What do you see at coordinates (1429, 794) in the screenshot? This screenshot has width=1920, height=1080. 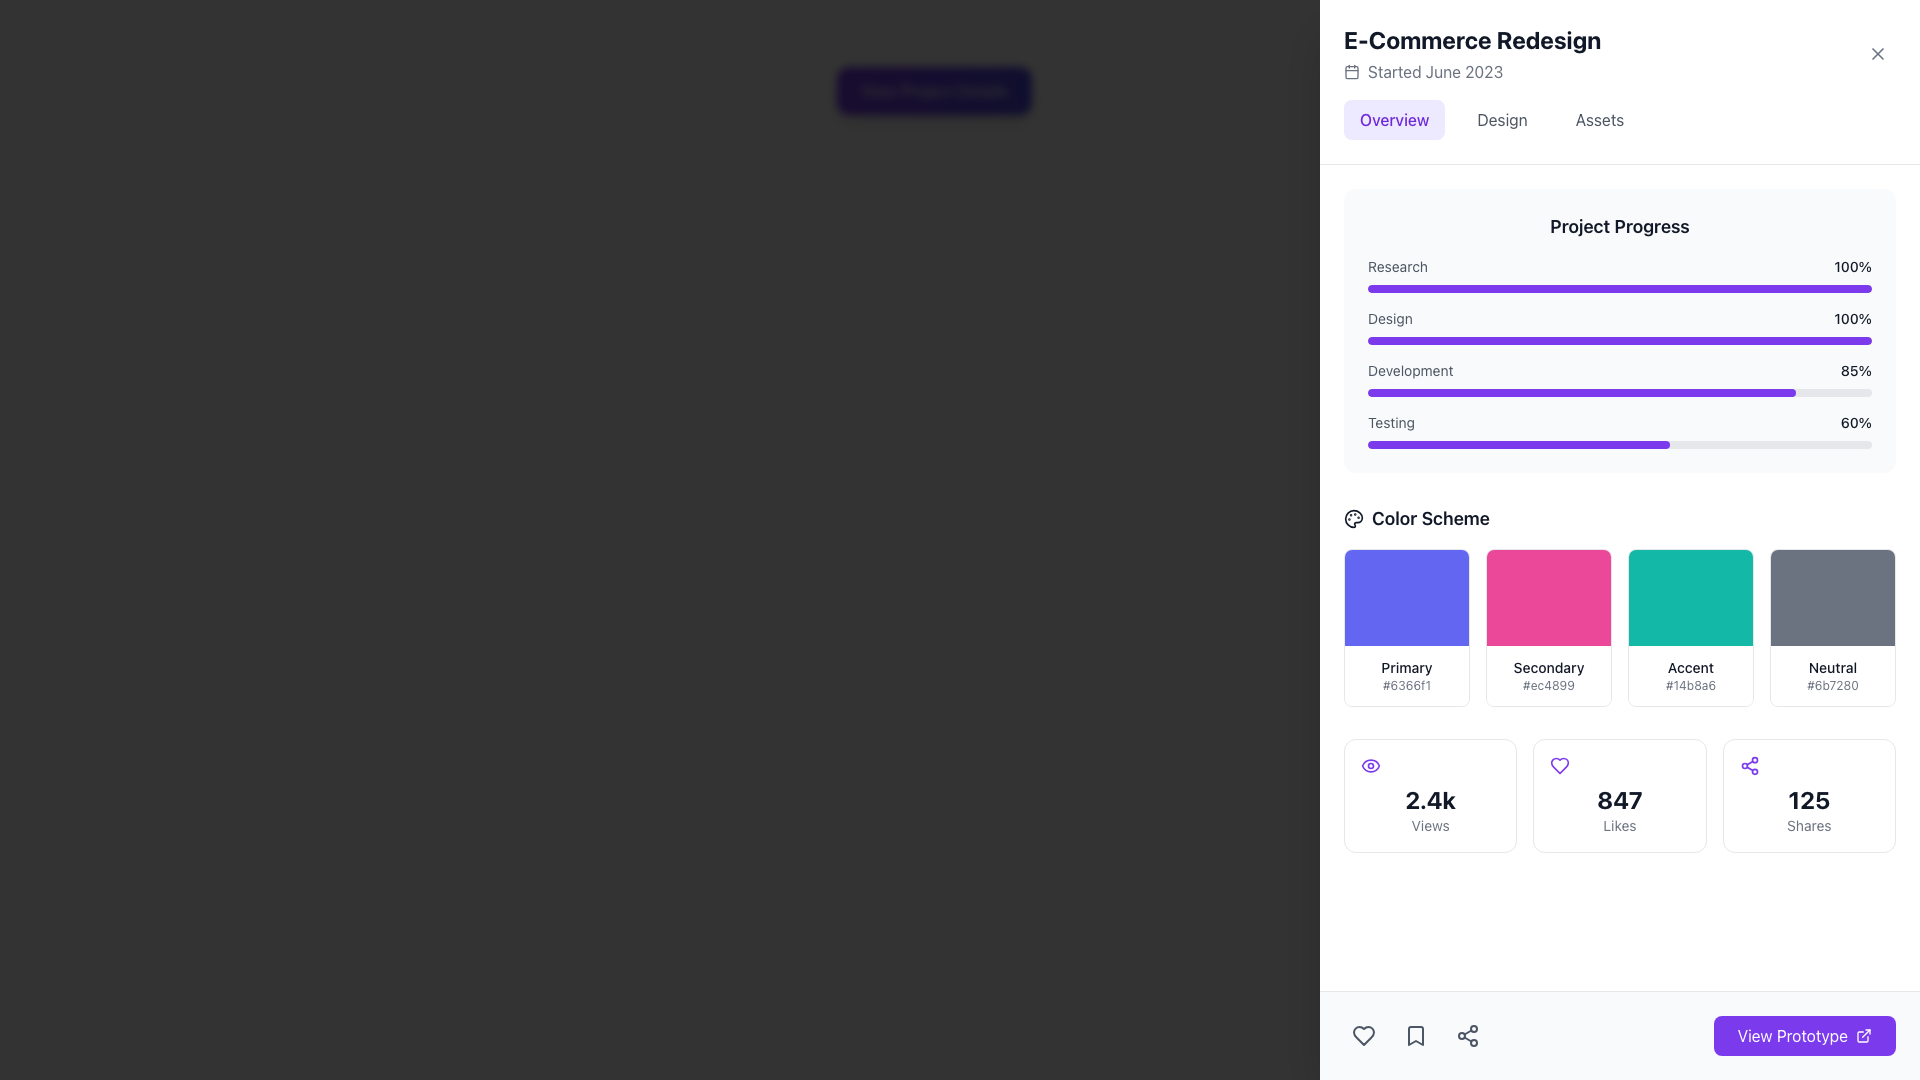 I see `the Counter display element that shows the numerical count of views, located in the first column of a grid layout, below the 'Color Scheme' header` at bounding box center [1429, 794].